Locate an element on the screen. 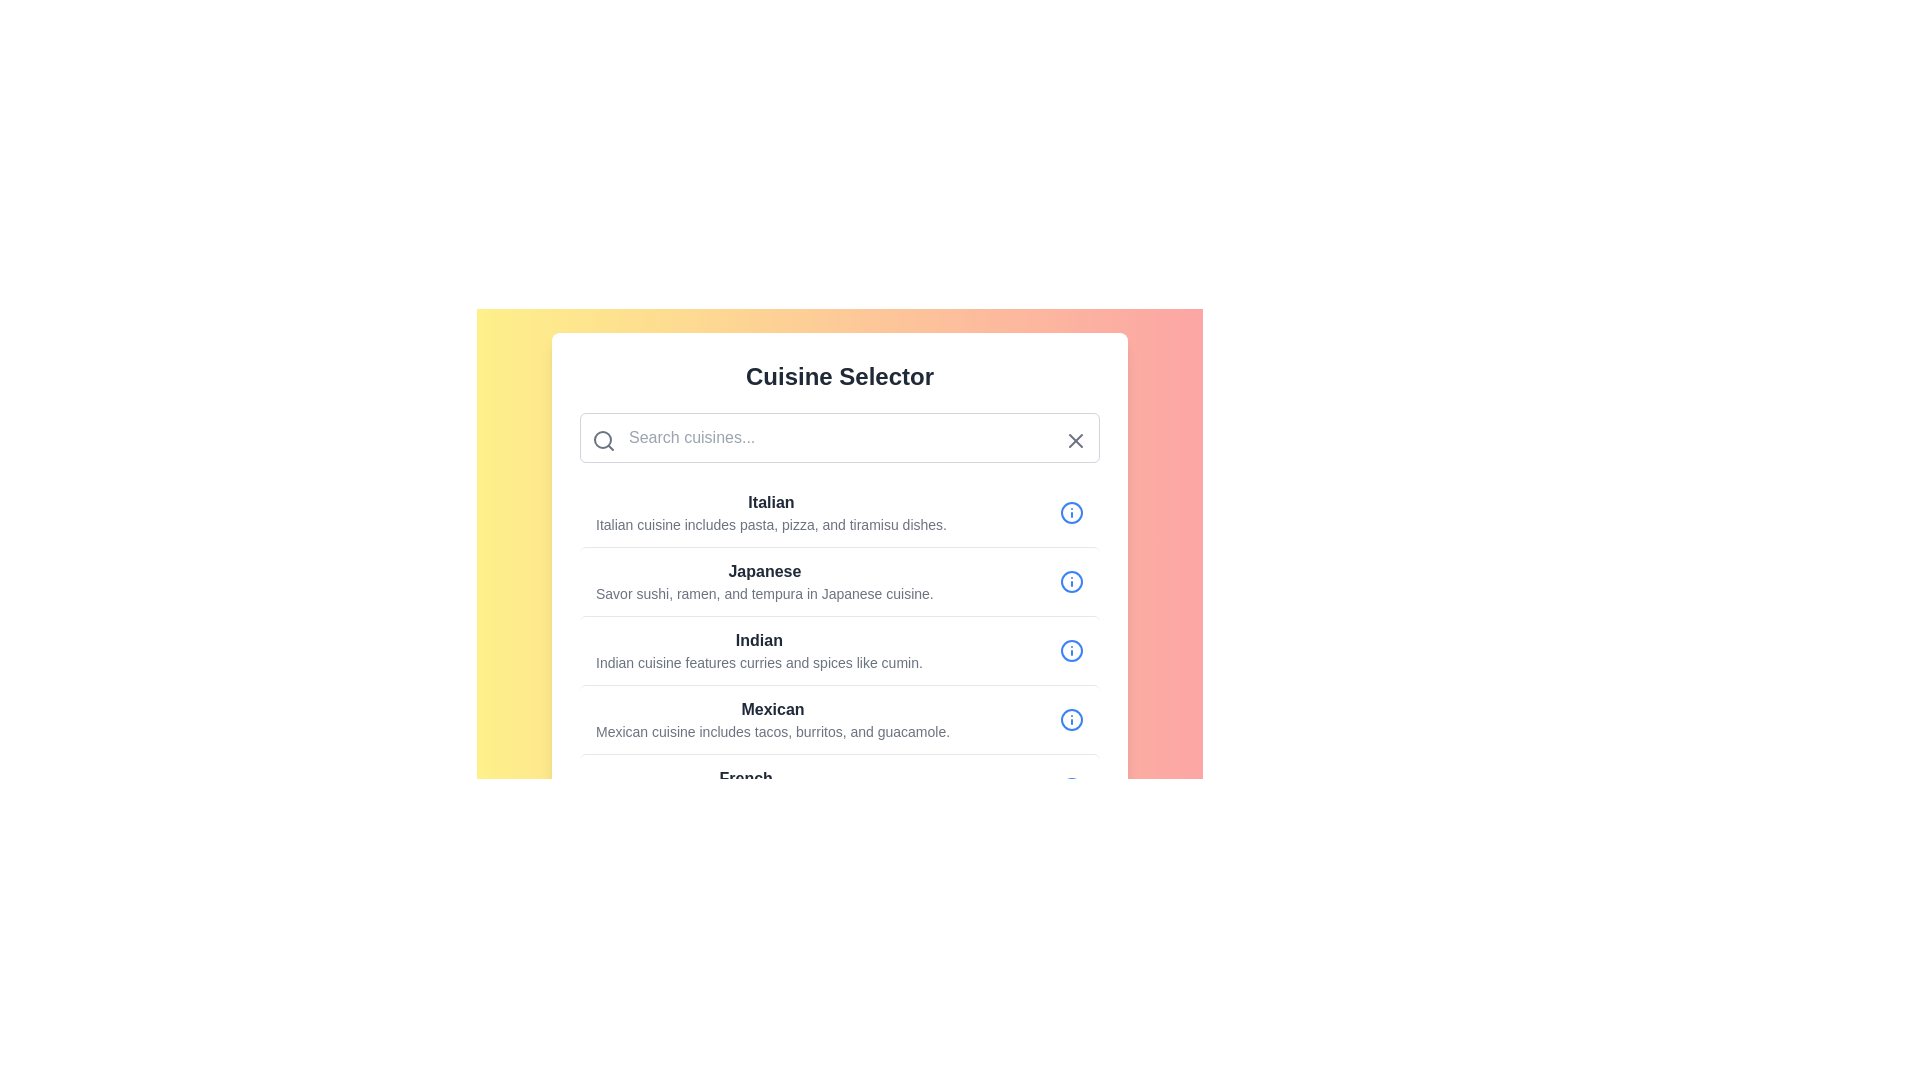  the text element displaying the description: 'Mexican cuisine includes tacos, burritos, and guacamole.' located below the bold text 'Mexican' and to the left of an informational icon in the 'Cuisine Selector' interface is located at coordinates (771, 732).